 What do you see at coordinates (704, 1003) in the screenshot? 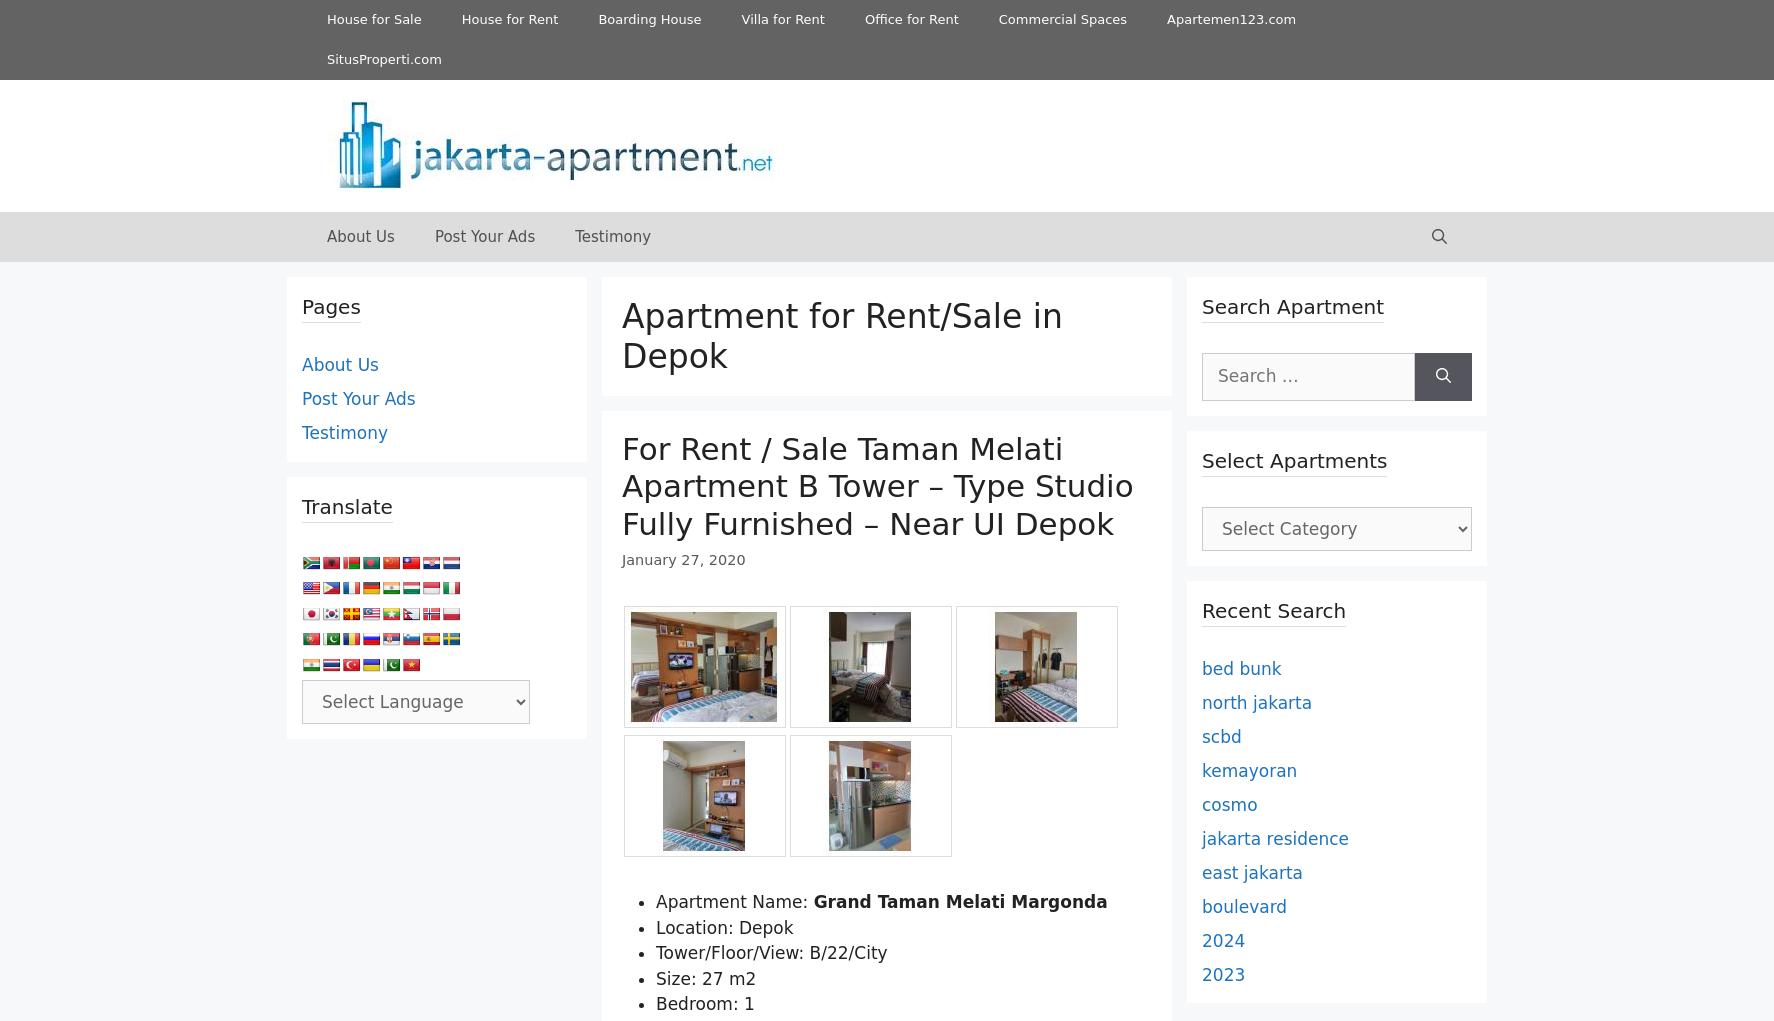
I see `'Bedroom: 1'` at bounding box center [704, 1003].